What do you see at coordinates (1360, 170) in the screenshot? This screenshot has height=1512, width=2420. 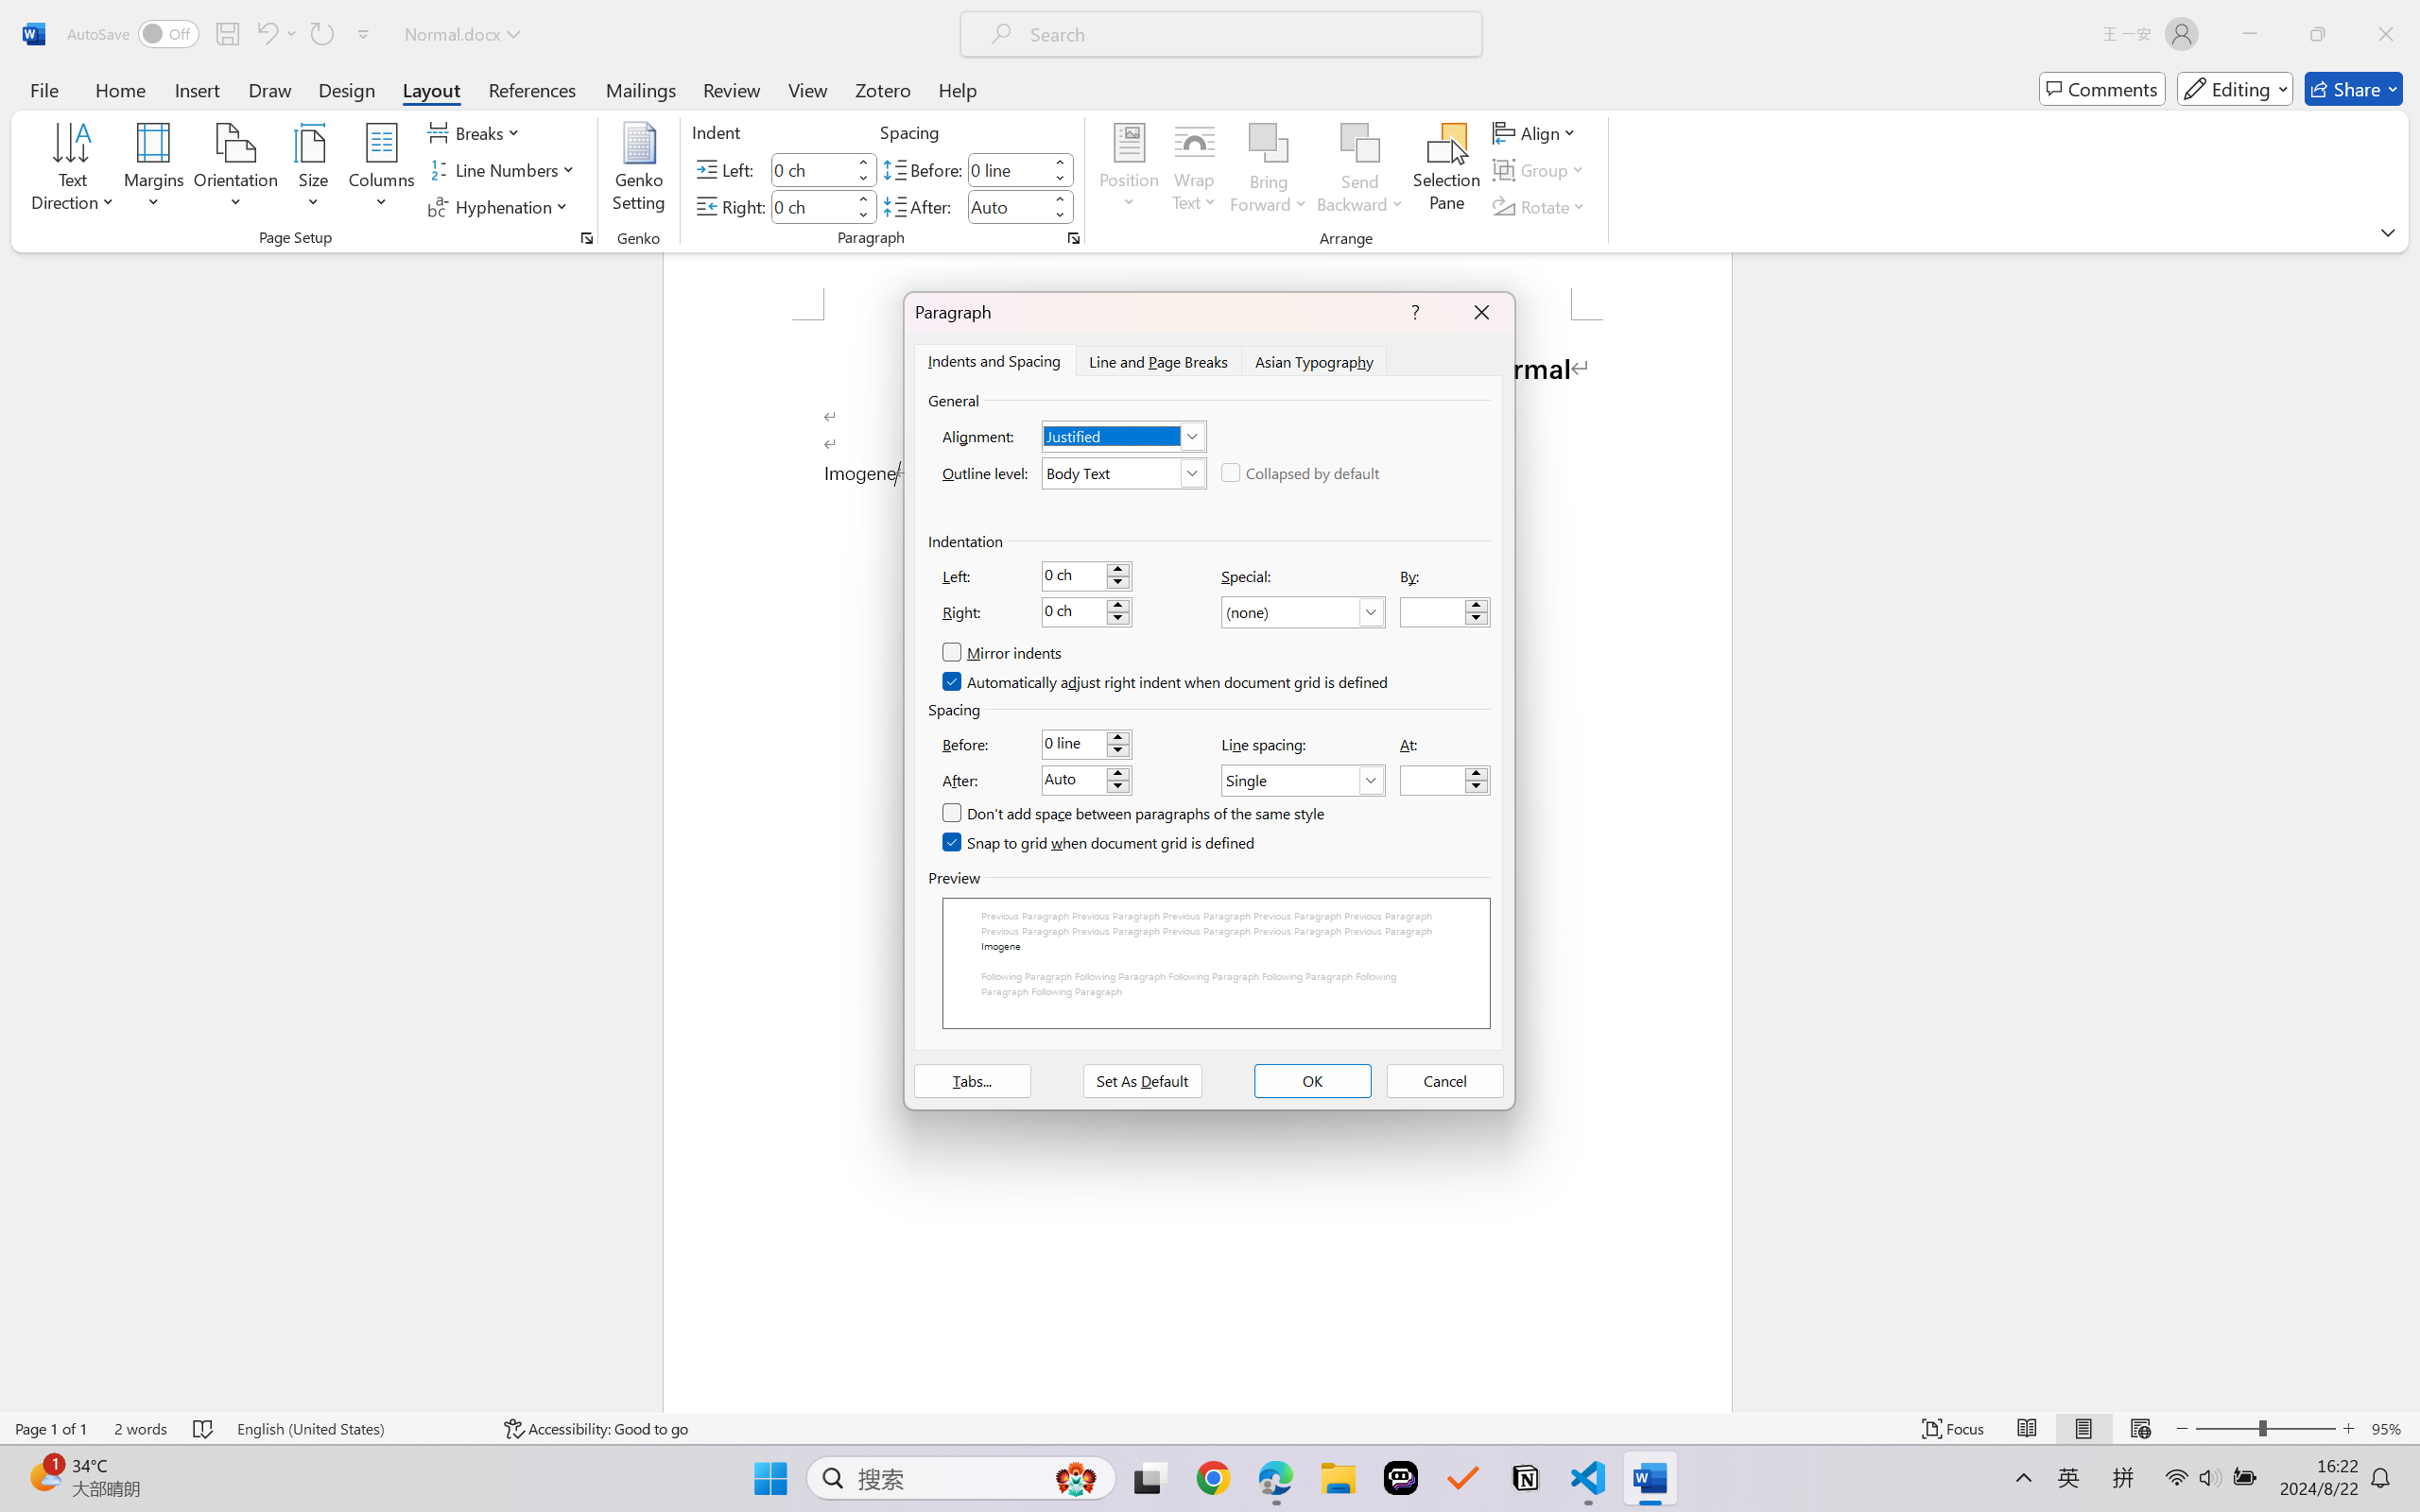 I see `'Send Backward'` at bounding box center [1360, 170].